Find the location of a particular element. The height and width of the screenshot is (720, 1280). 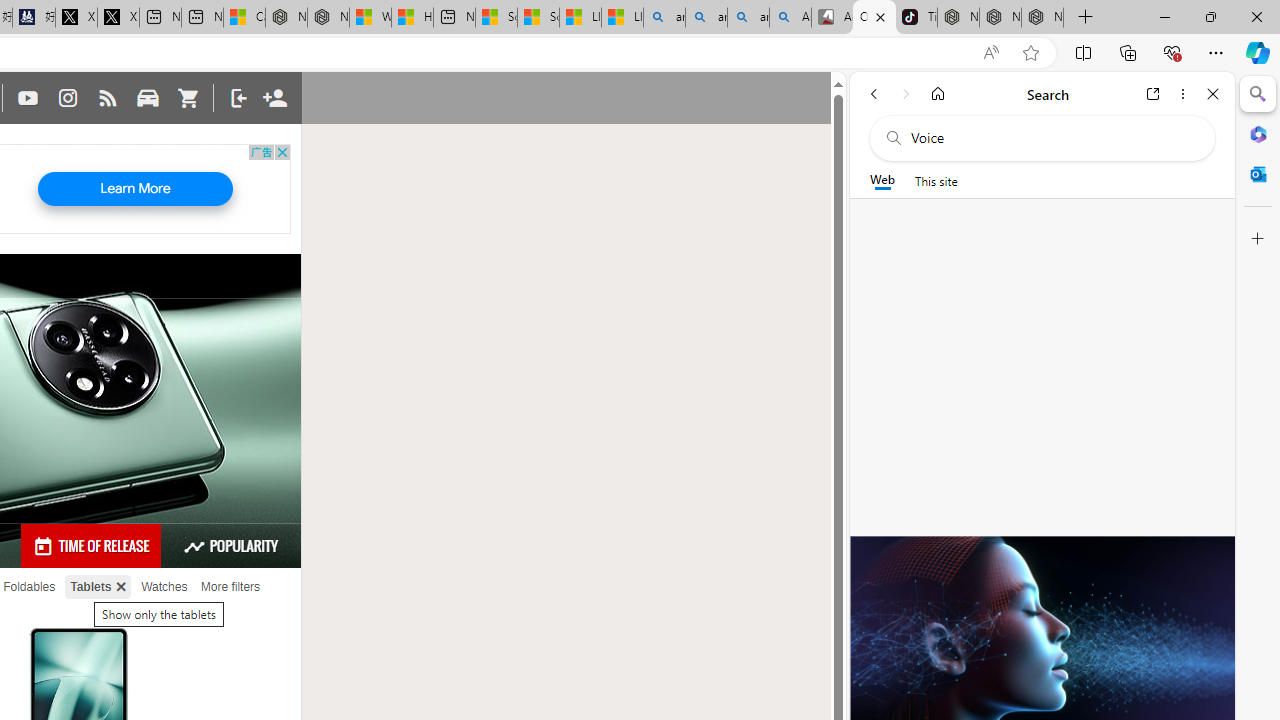

'Search the web' is located at coordinates (1051, 137).